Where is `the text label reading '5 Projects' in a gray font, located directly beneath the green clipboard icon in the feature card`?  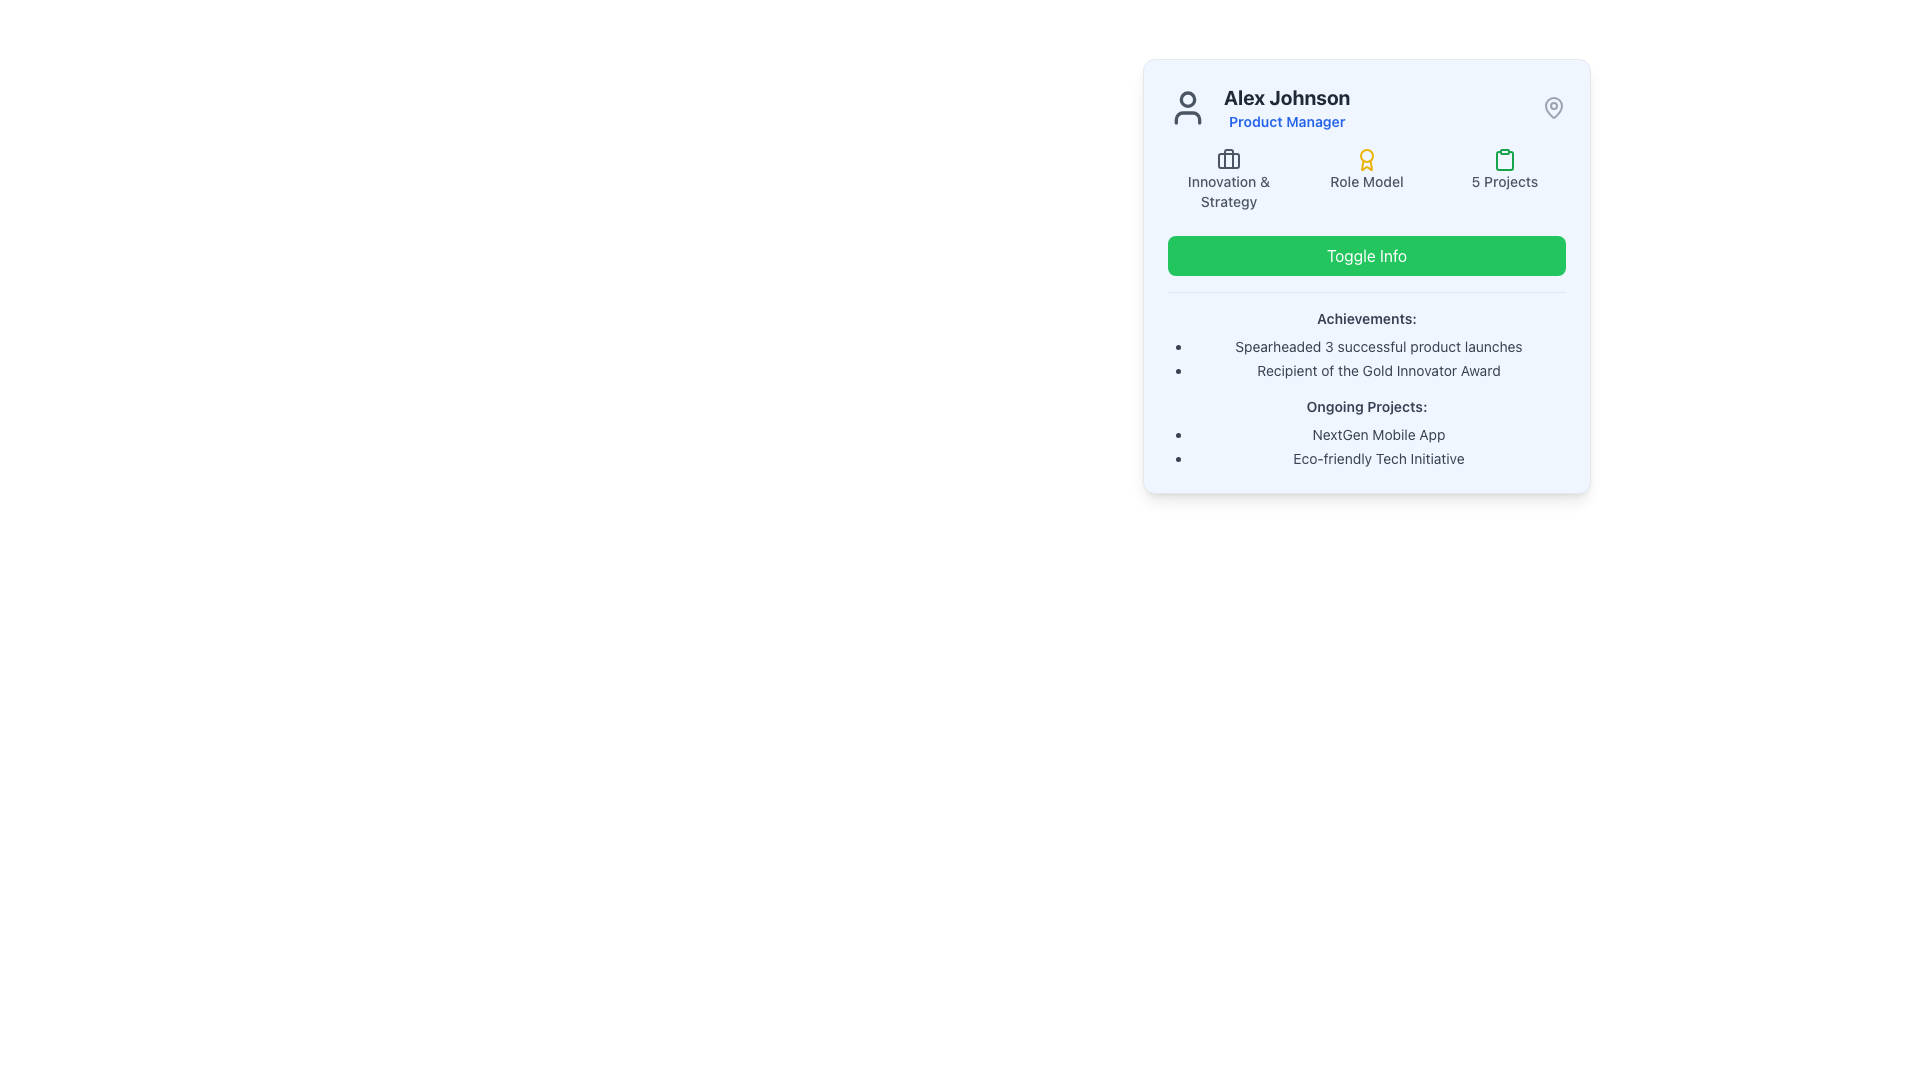
the text label reading '5 Projects' in a gray font, located directly beneath the green clipboard icon in the feature card is located at coordinates (1505, 181).